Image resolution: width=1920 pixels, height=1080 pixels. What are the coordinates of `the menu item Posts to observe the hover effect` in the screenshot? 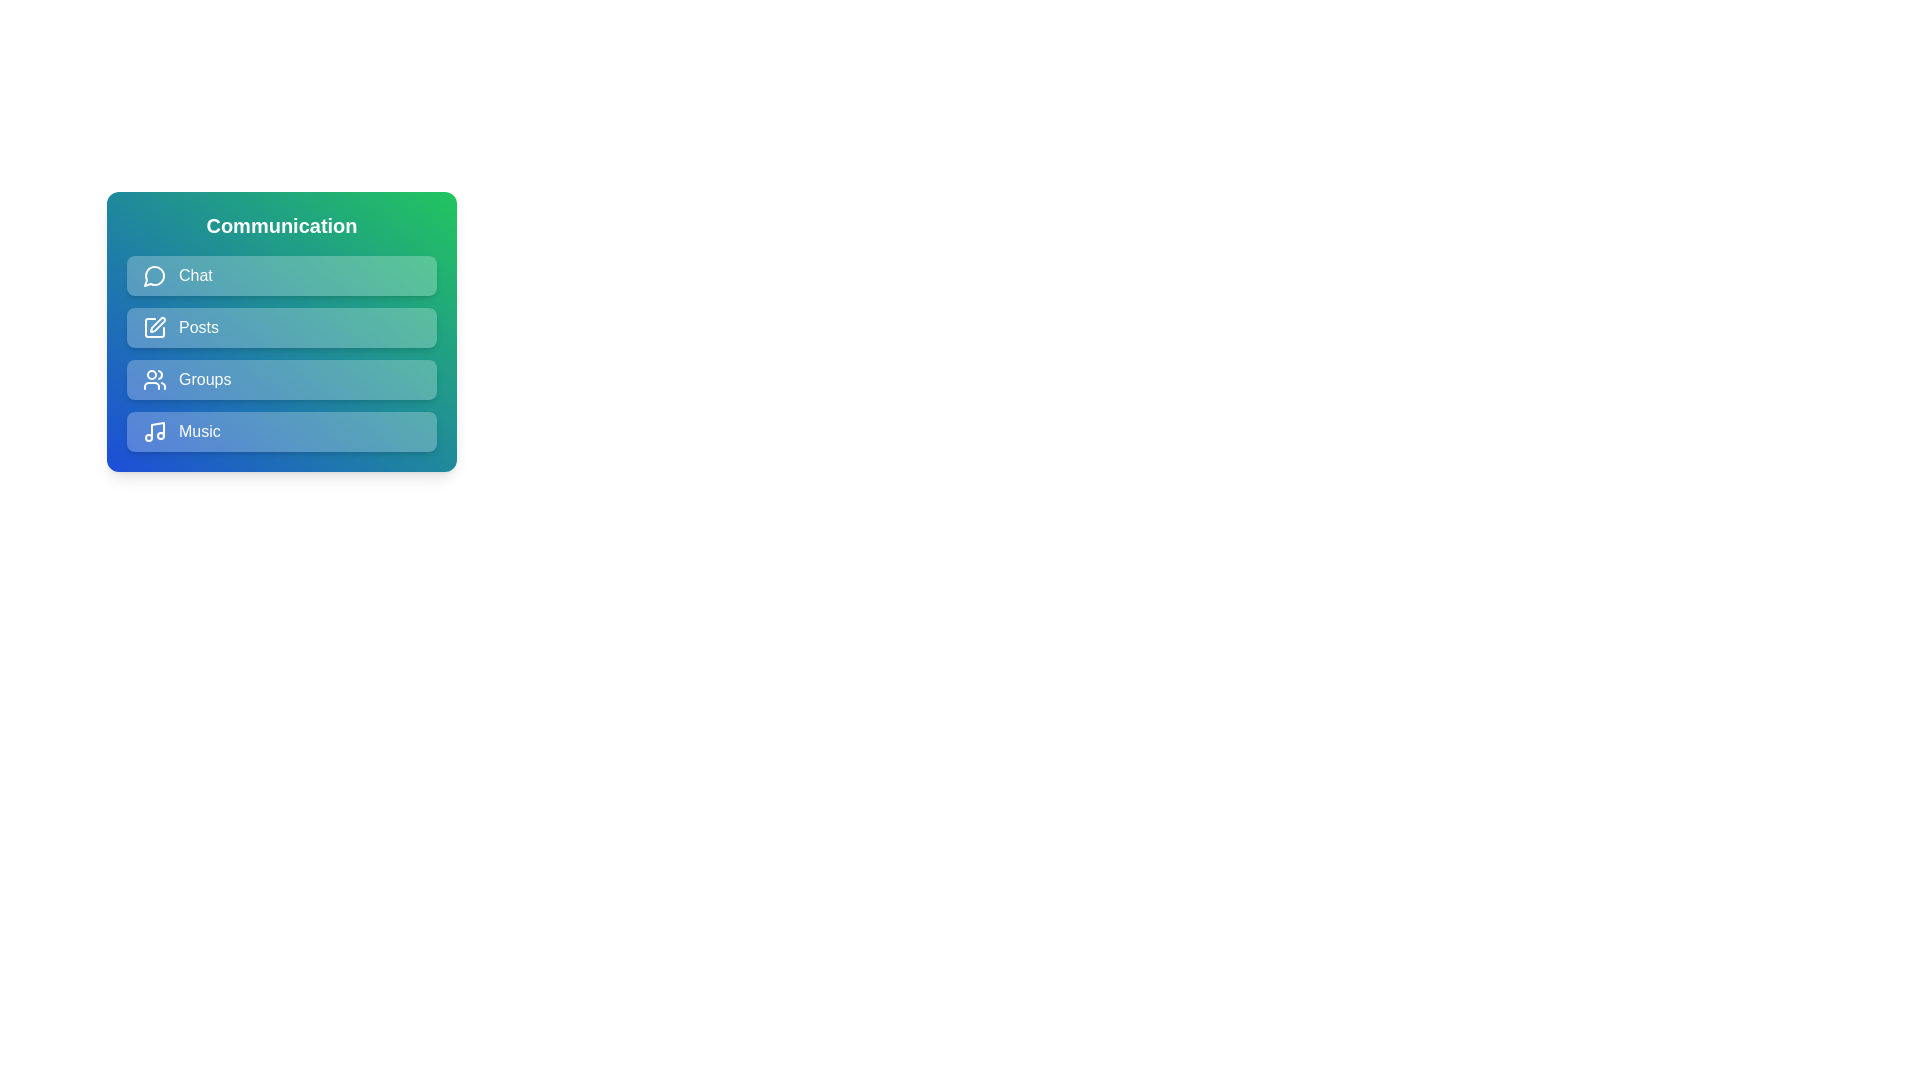 It's located at (281, 326).